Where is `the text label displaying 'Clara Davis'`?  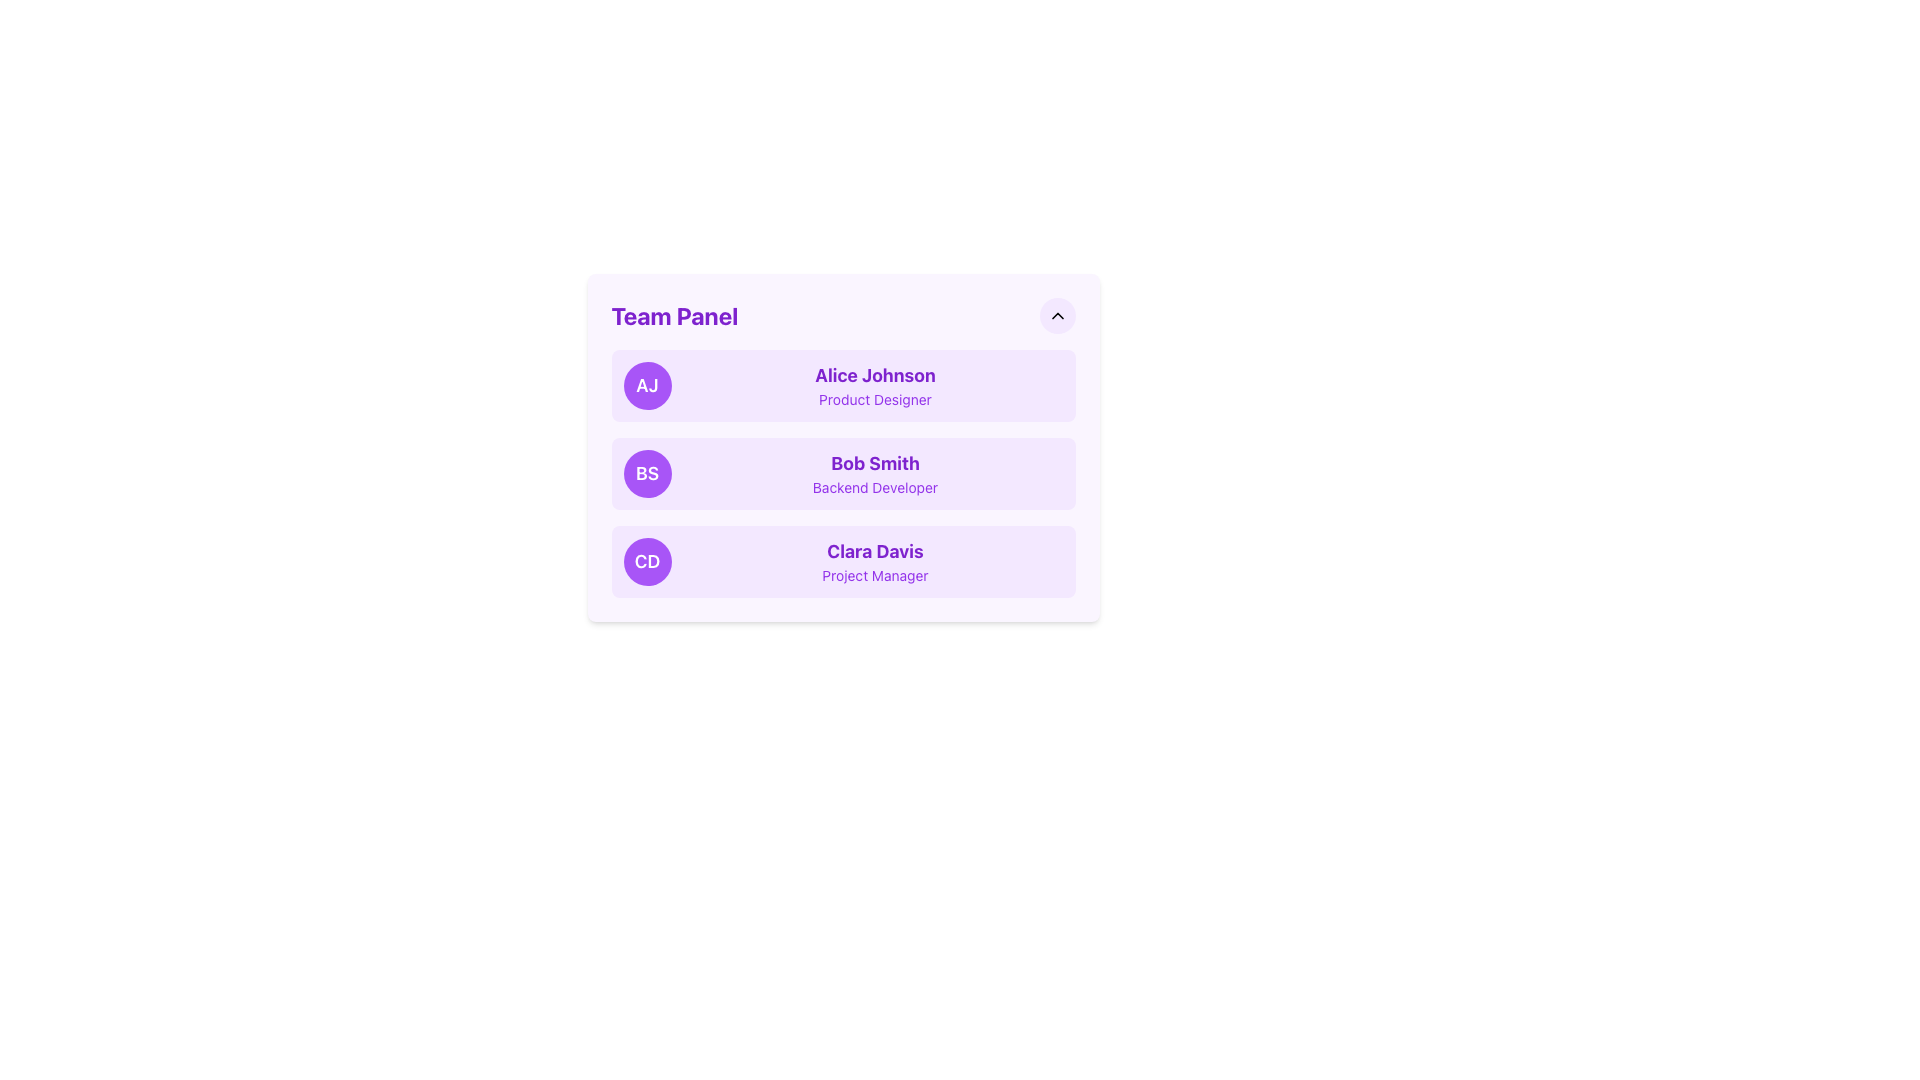 the text label displaying 'Clara Davis' is located at coordinates (875, 551).